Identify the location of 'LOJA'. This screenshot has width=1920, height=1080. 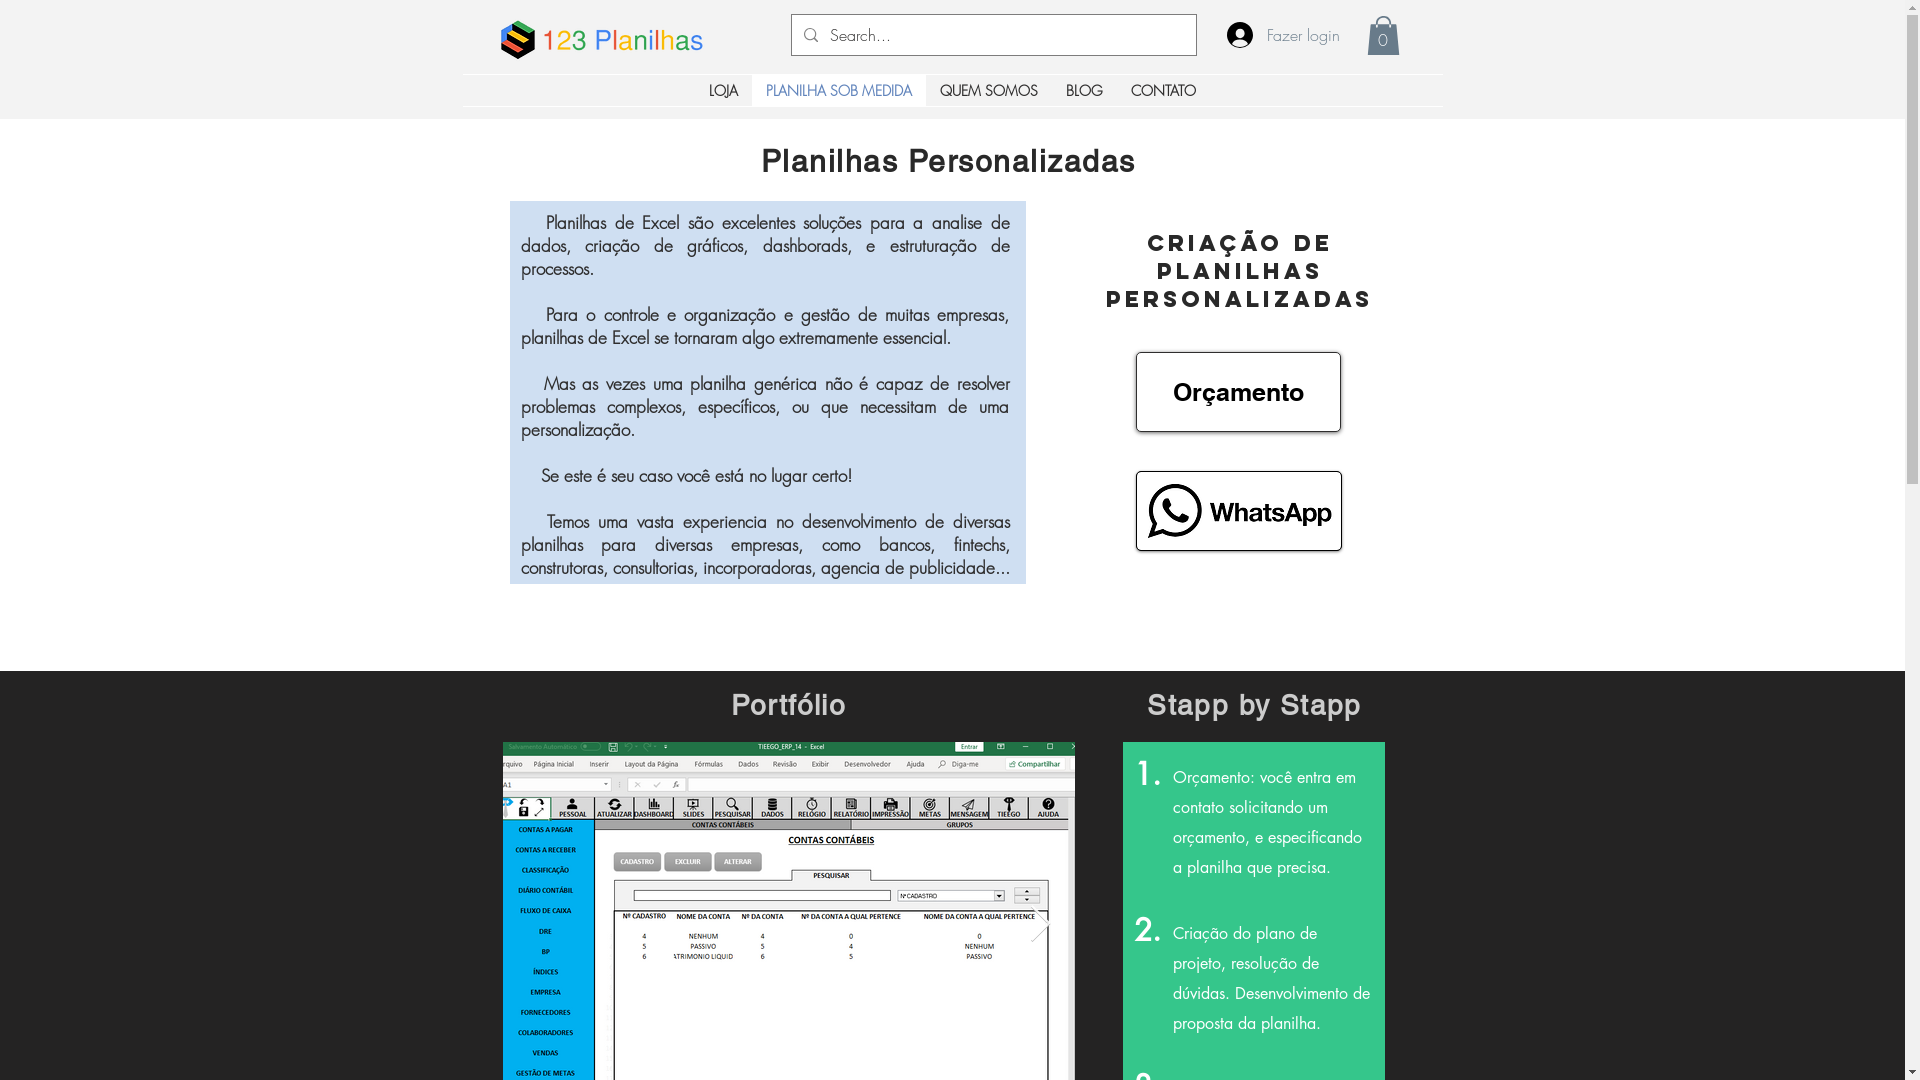
(722, 90).